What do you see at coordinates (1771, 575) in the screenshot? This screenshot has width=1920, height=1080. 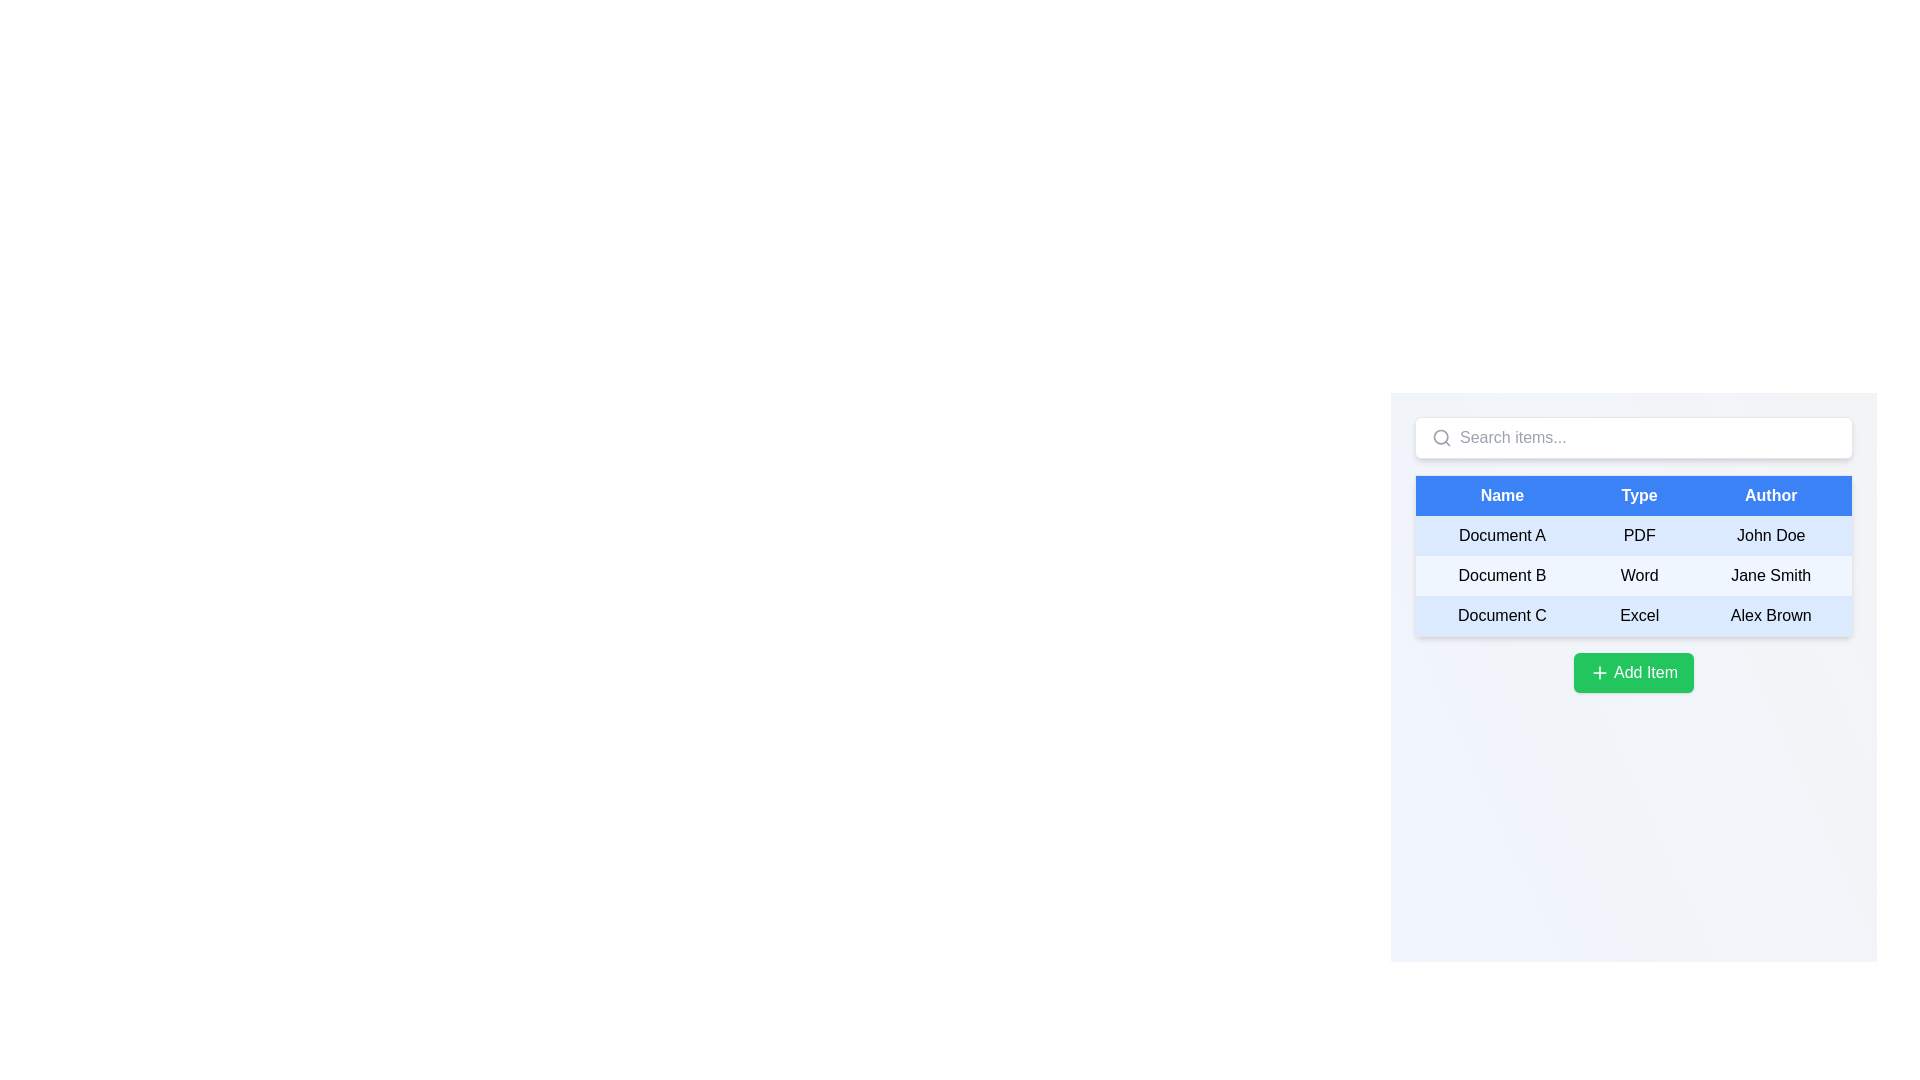 I see `the text element displaying 'Jane Smith' located in the 'Author' column of the table, specifically in the third column of the second row, adjacent to 'Document B' and 'Word'` at bounding box center [1771, 575].